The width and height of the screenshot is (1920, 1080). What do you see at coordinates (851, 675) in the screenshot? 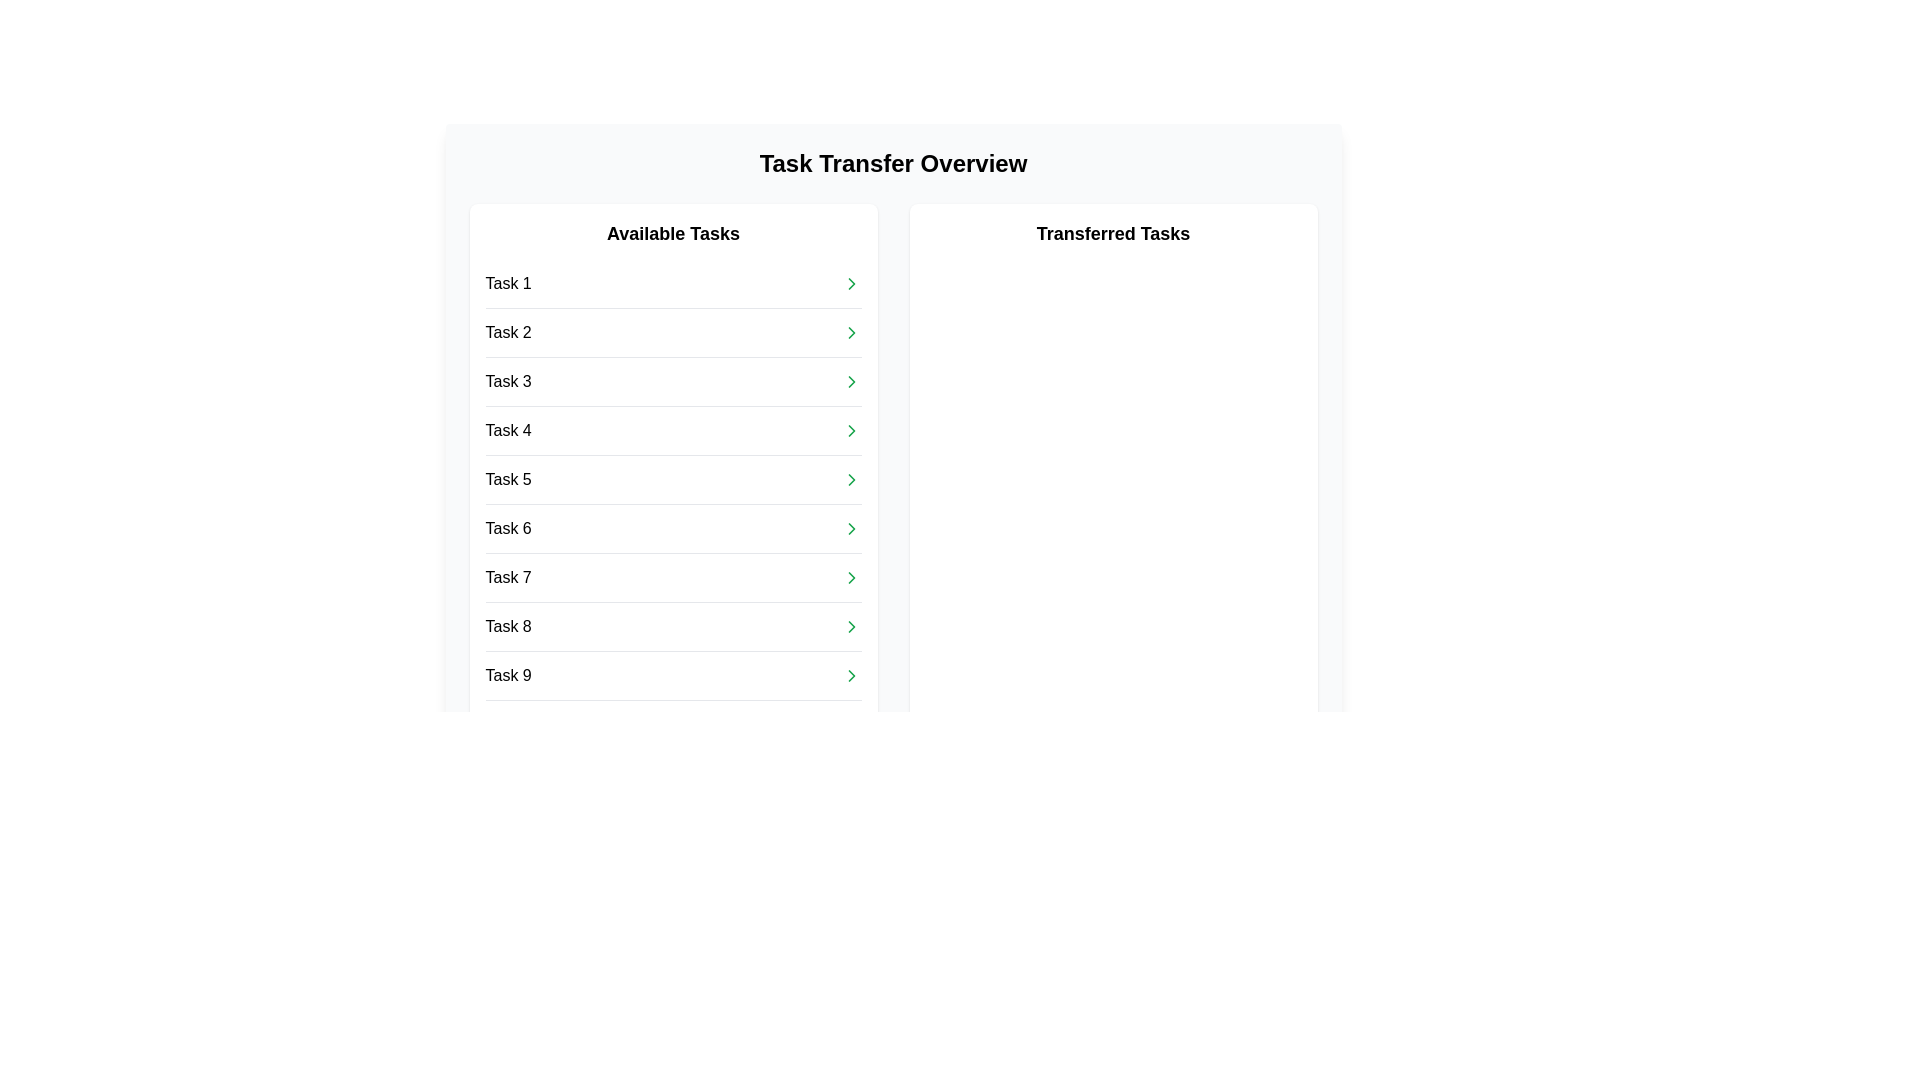
I see `the green right-pointing arrow icon located at the far right of the 'Task 9' row in the 'Available Tasks' list` at bounding box center [851, 675].